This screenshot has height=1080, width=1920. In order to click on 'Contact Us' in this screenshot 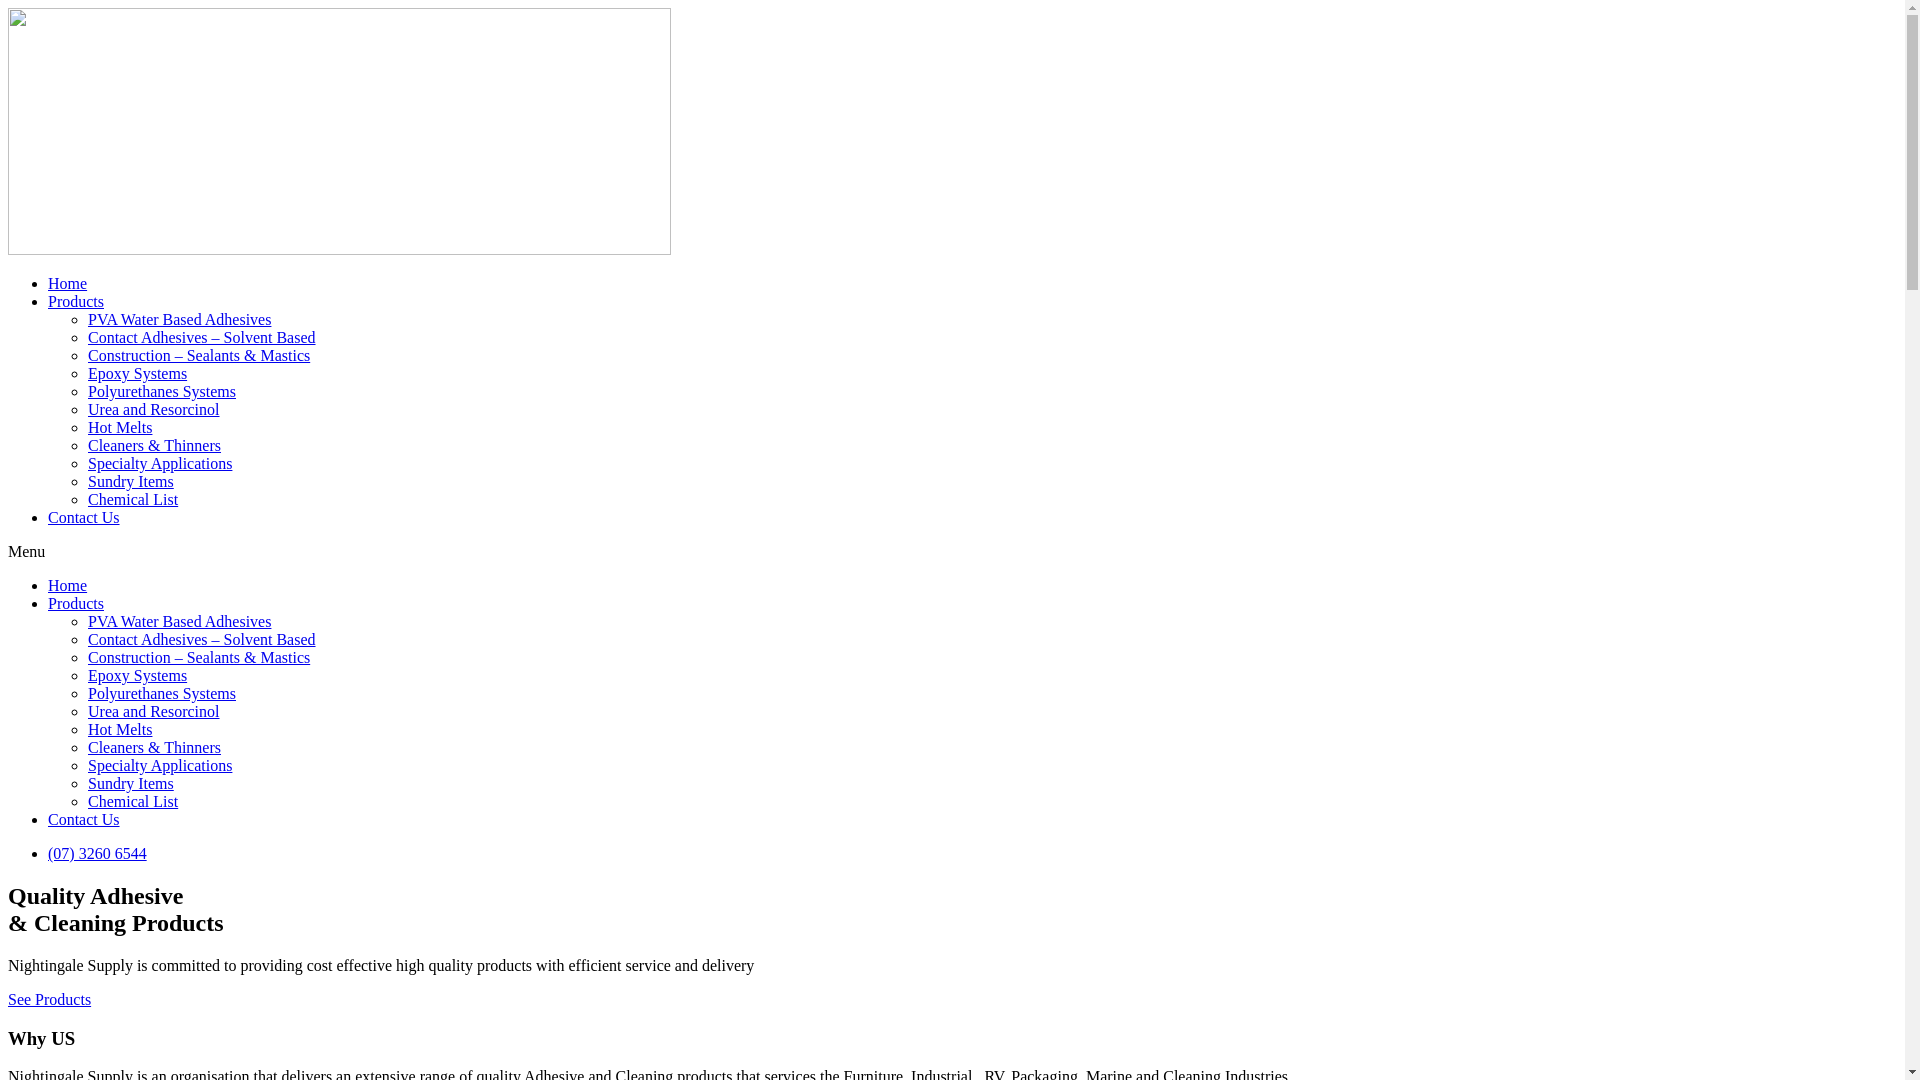, I will do `click(48, 516)`.